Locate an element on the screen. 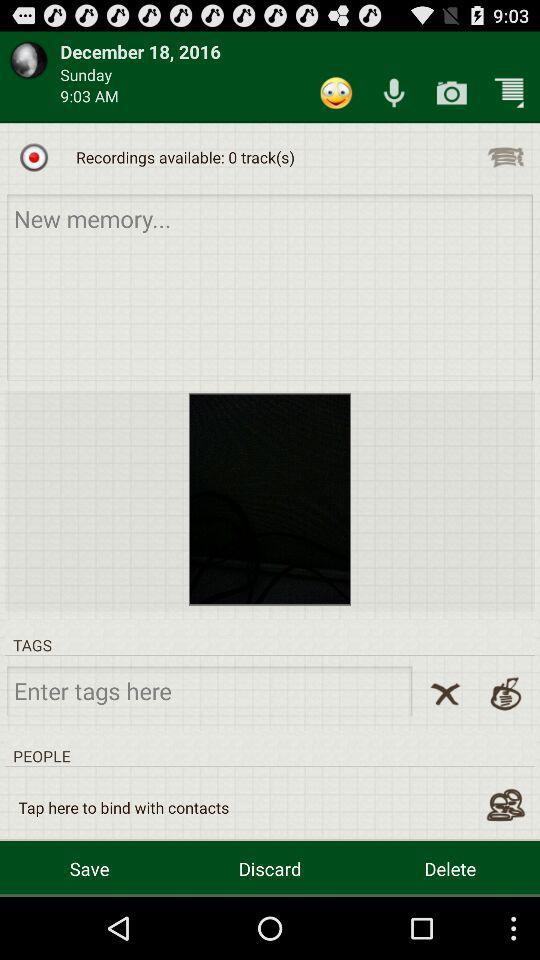  delete tag is located at coordinates (445, 694).